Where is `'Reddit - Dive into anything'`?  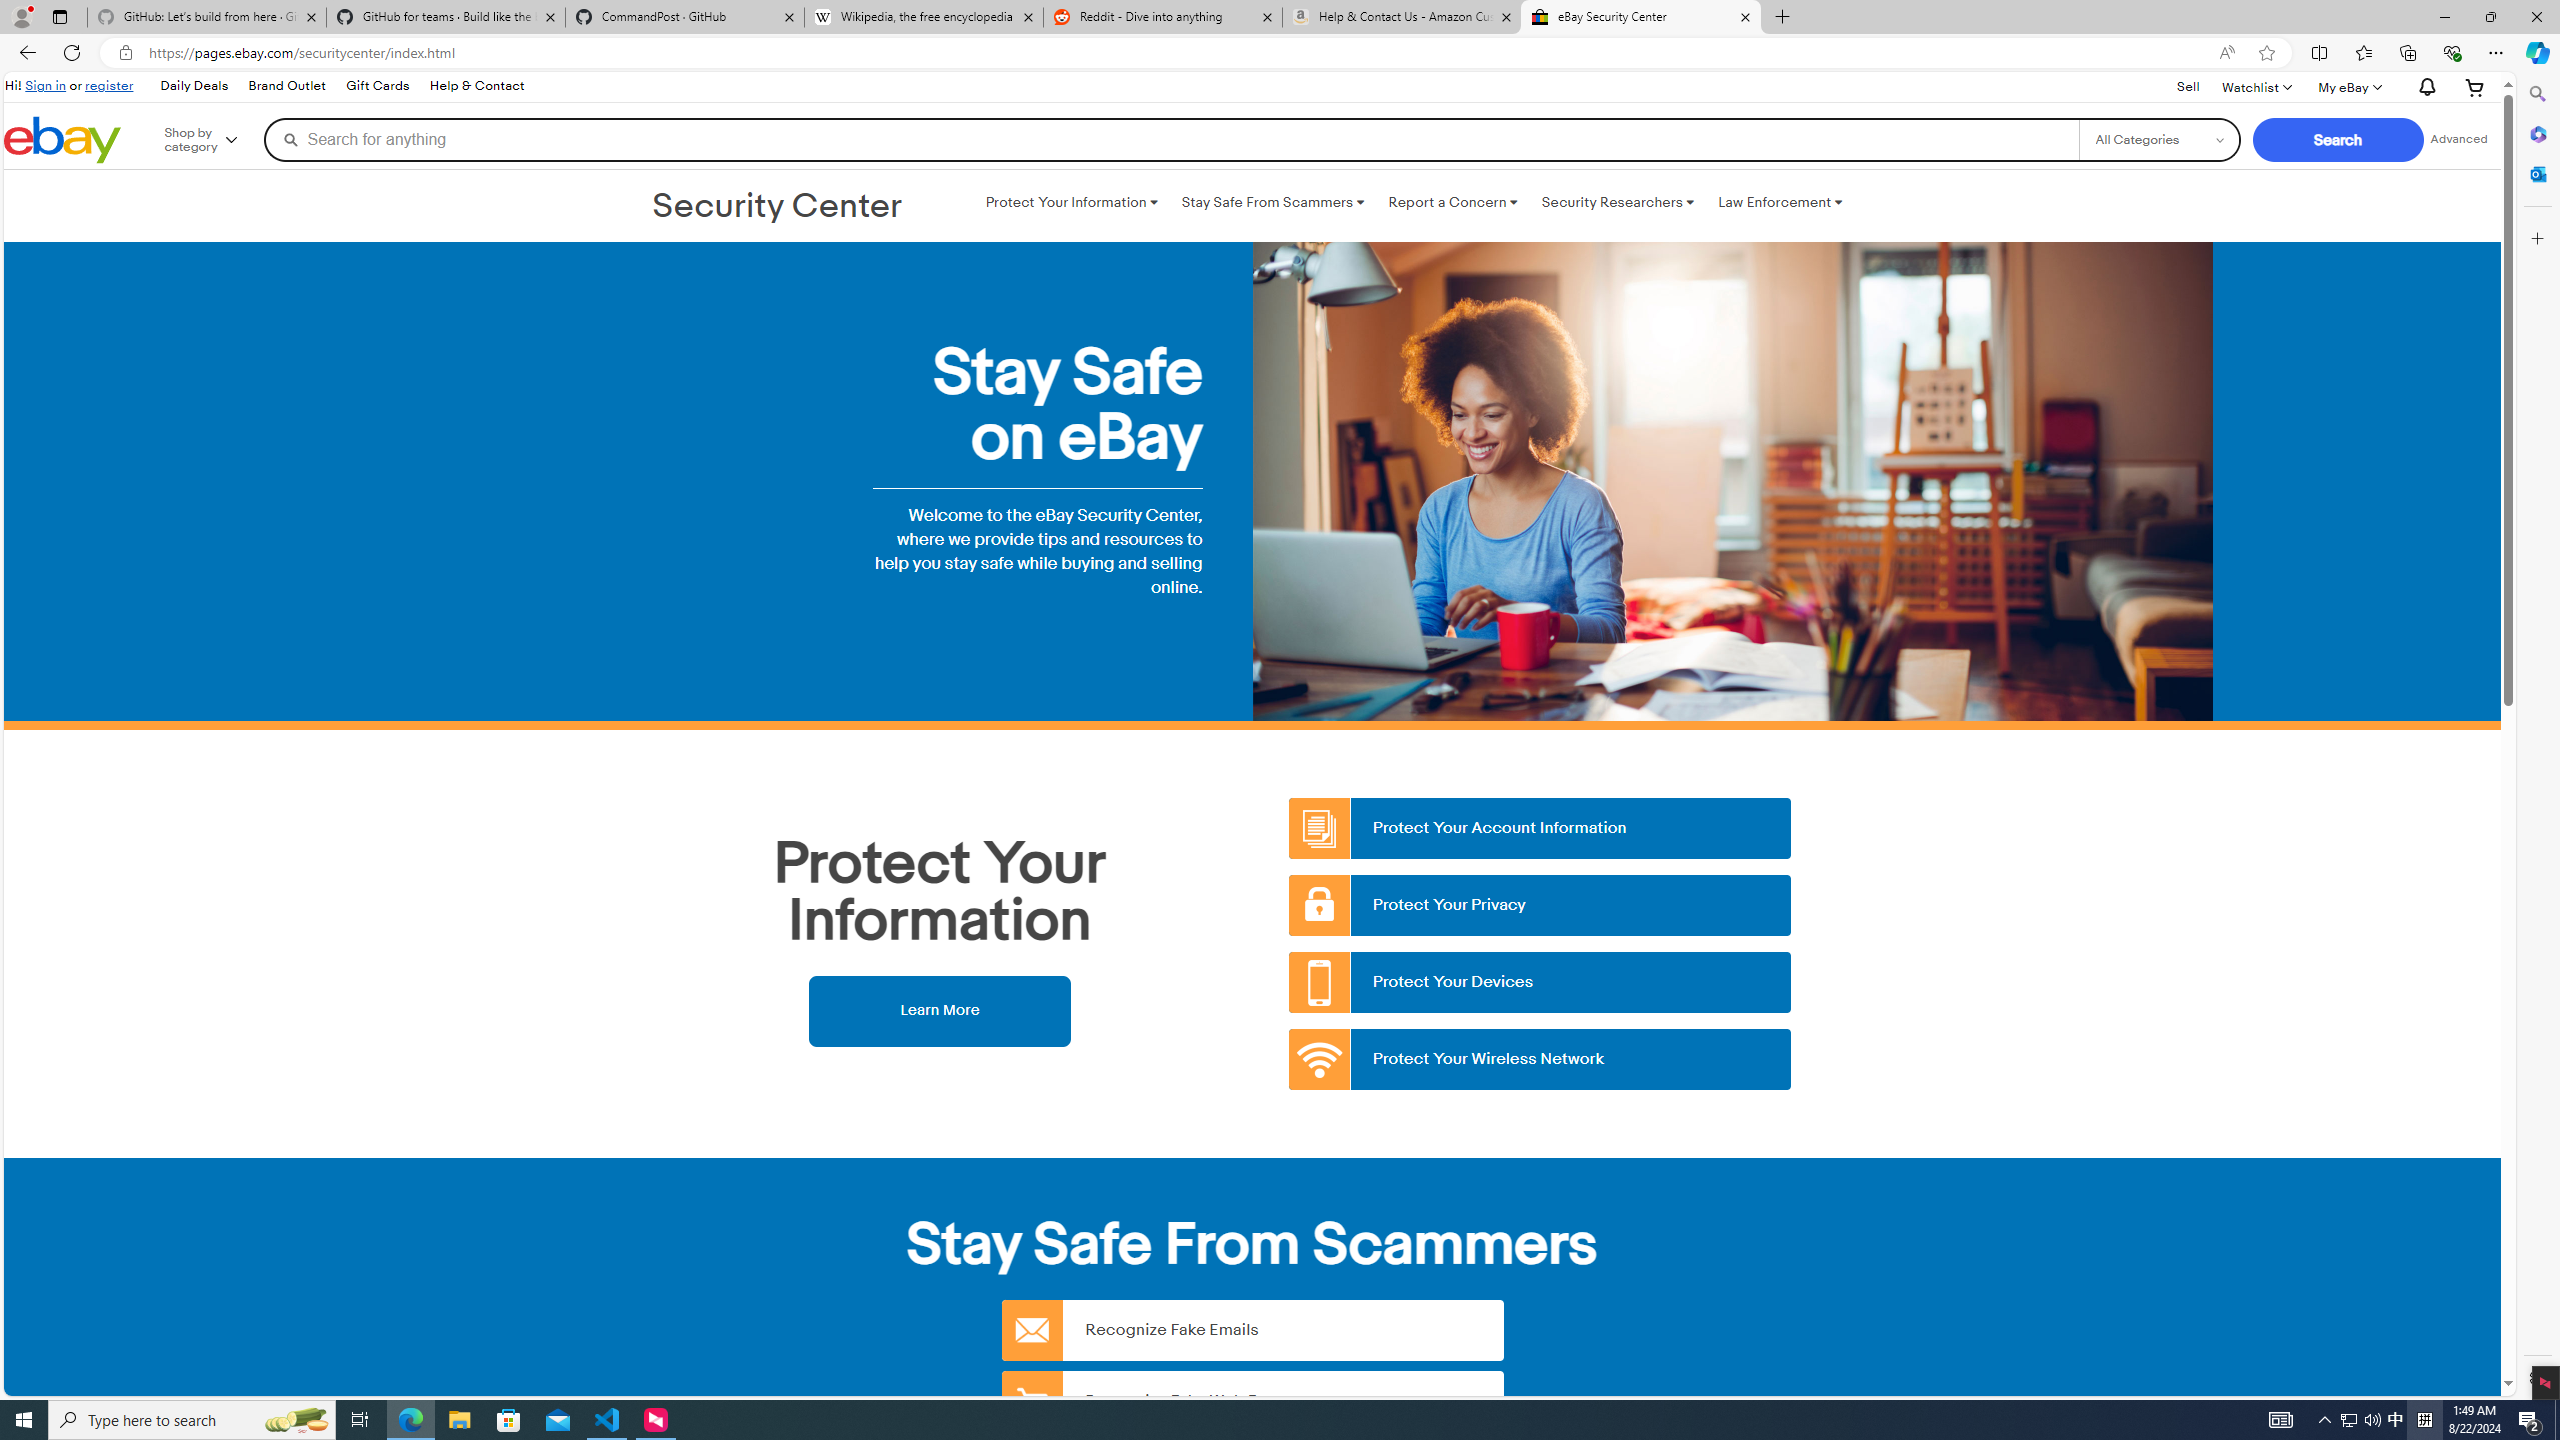
'Reddit - Dive into anything' is located at coordinates (1161, 16).